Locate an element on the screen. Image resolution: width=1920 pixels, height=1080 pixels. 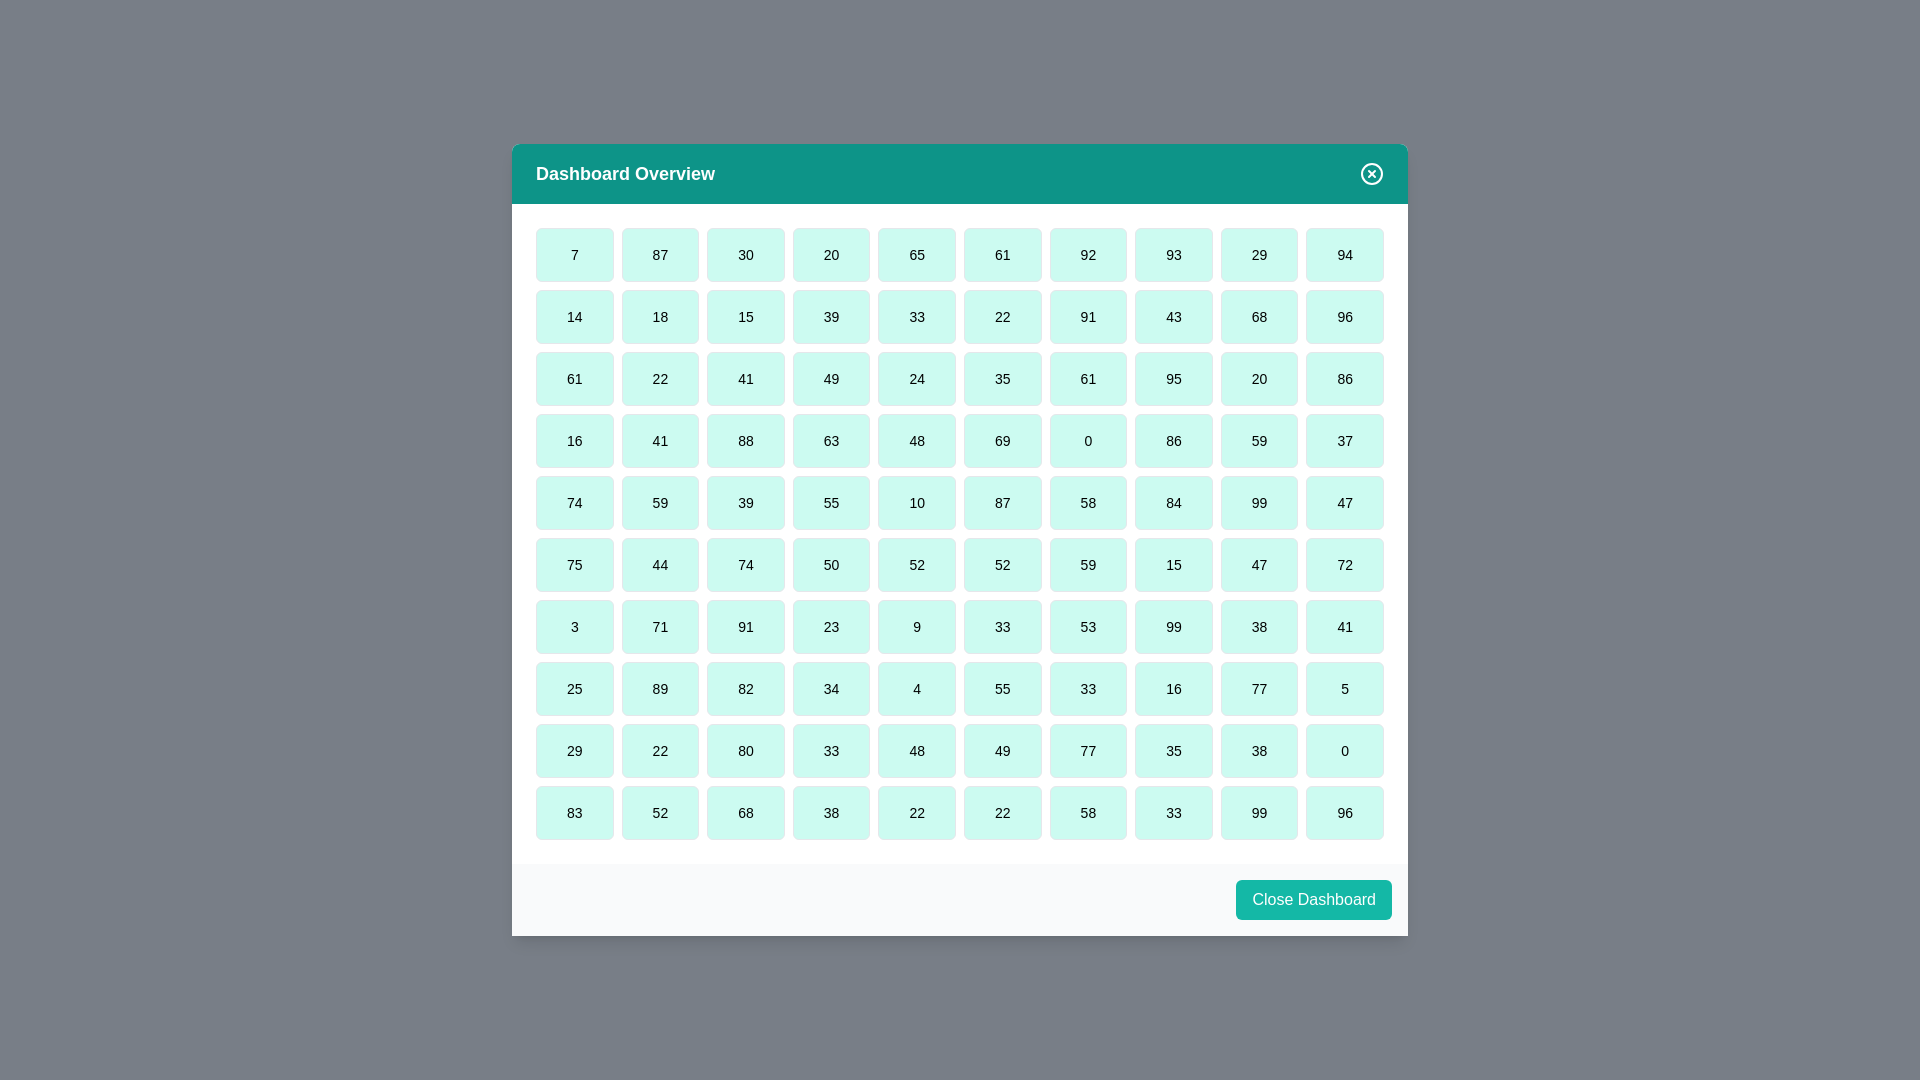
the close button in the header to close the dialog is located at coordinates (1371, 172).